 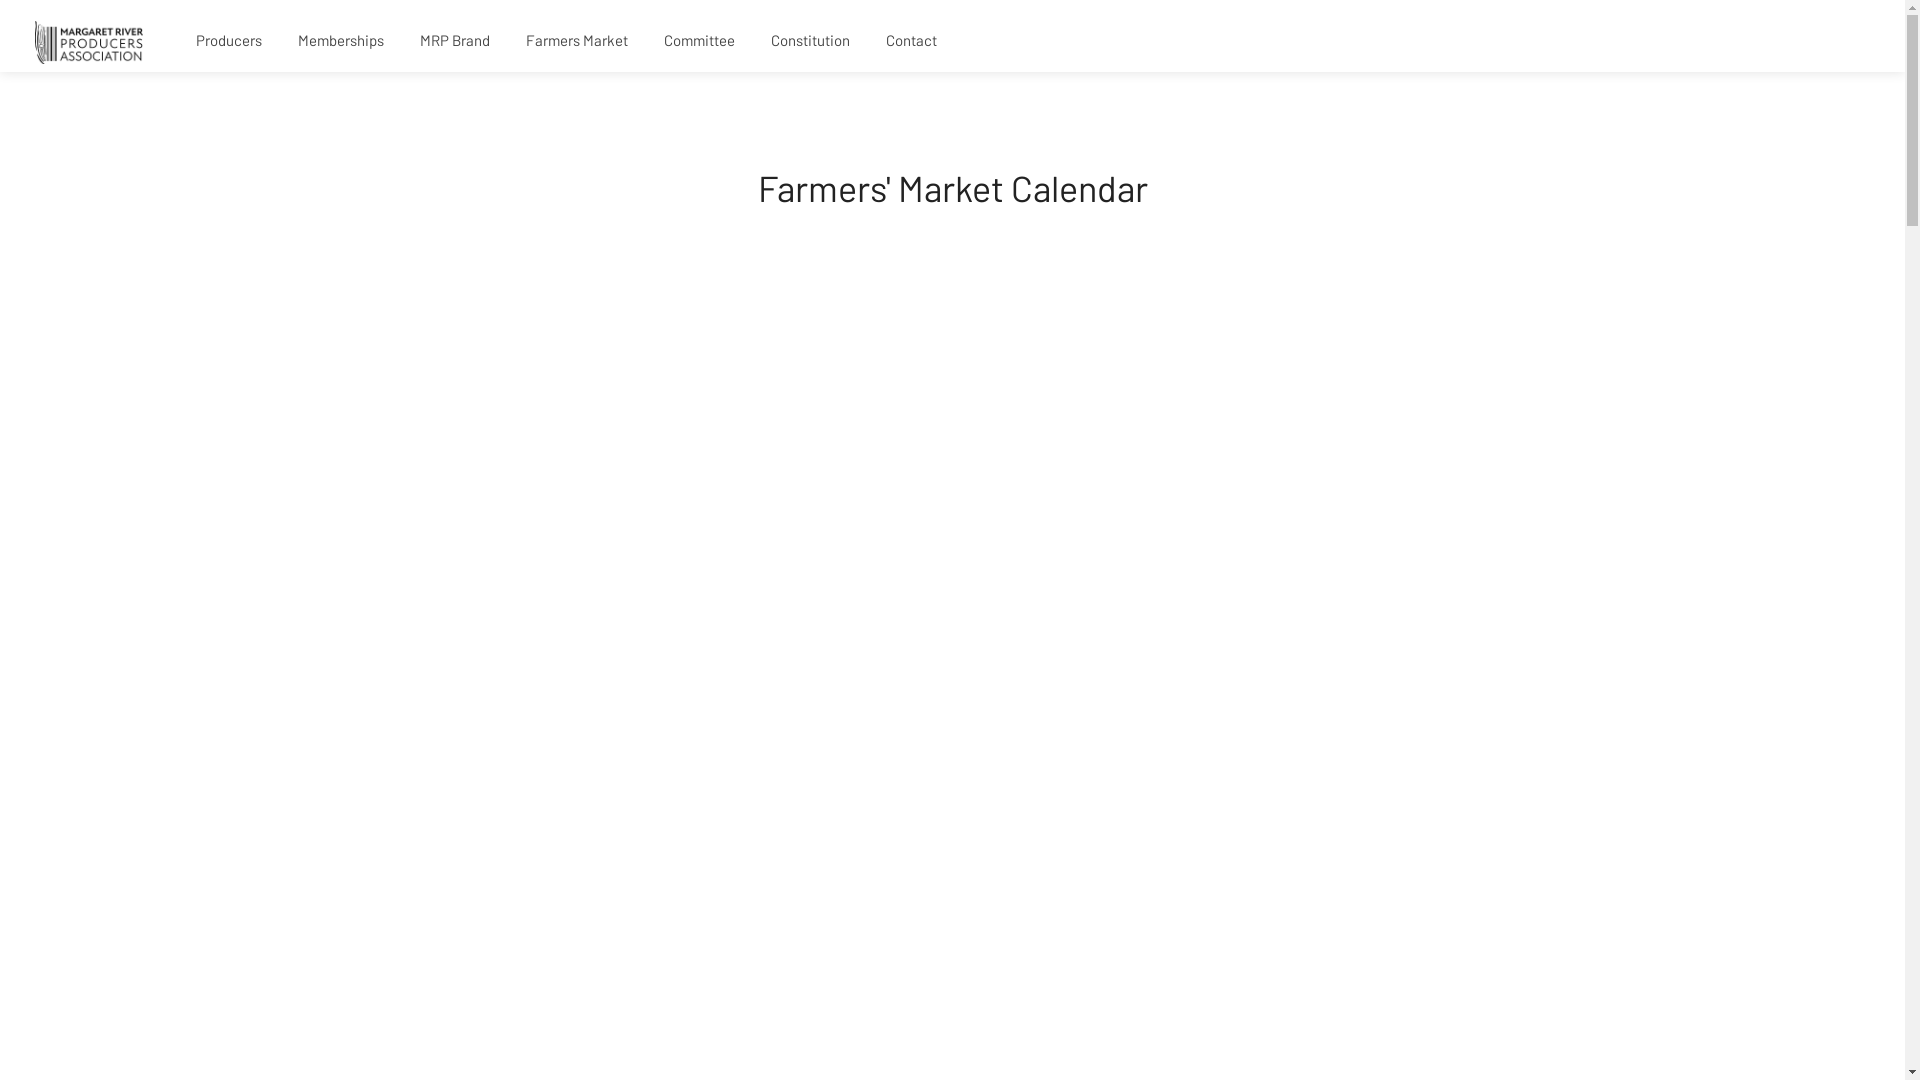 What do you see at coordinates (575, 41) in the screenshot?
I see `'Farmers Market'` at bounding box center [575, 41].